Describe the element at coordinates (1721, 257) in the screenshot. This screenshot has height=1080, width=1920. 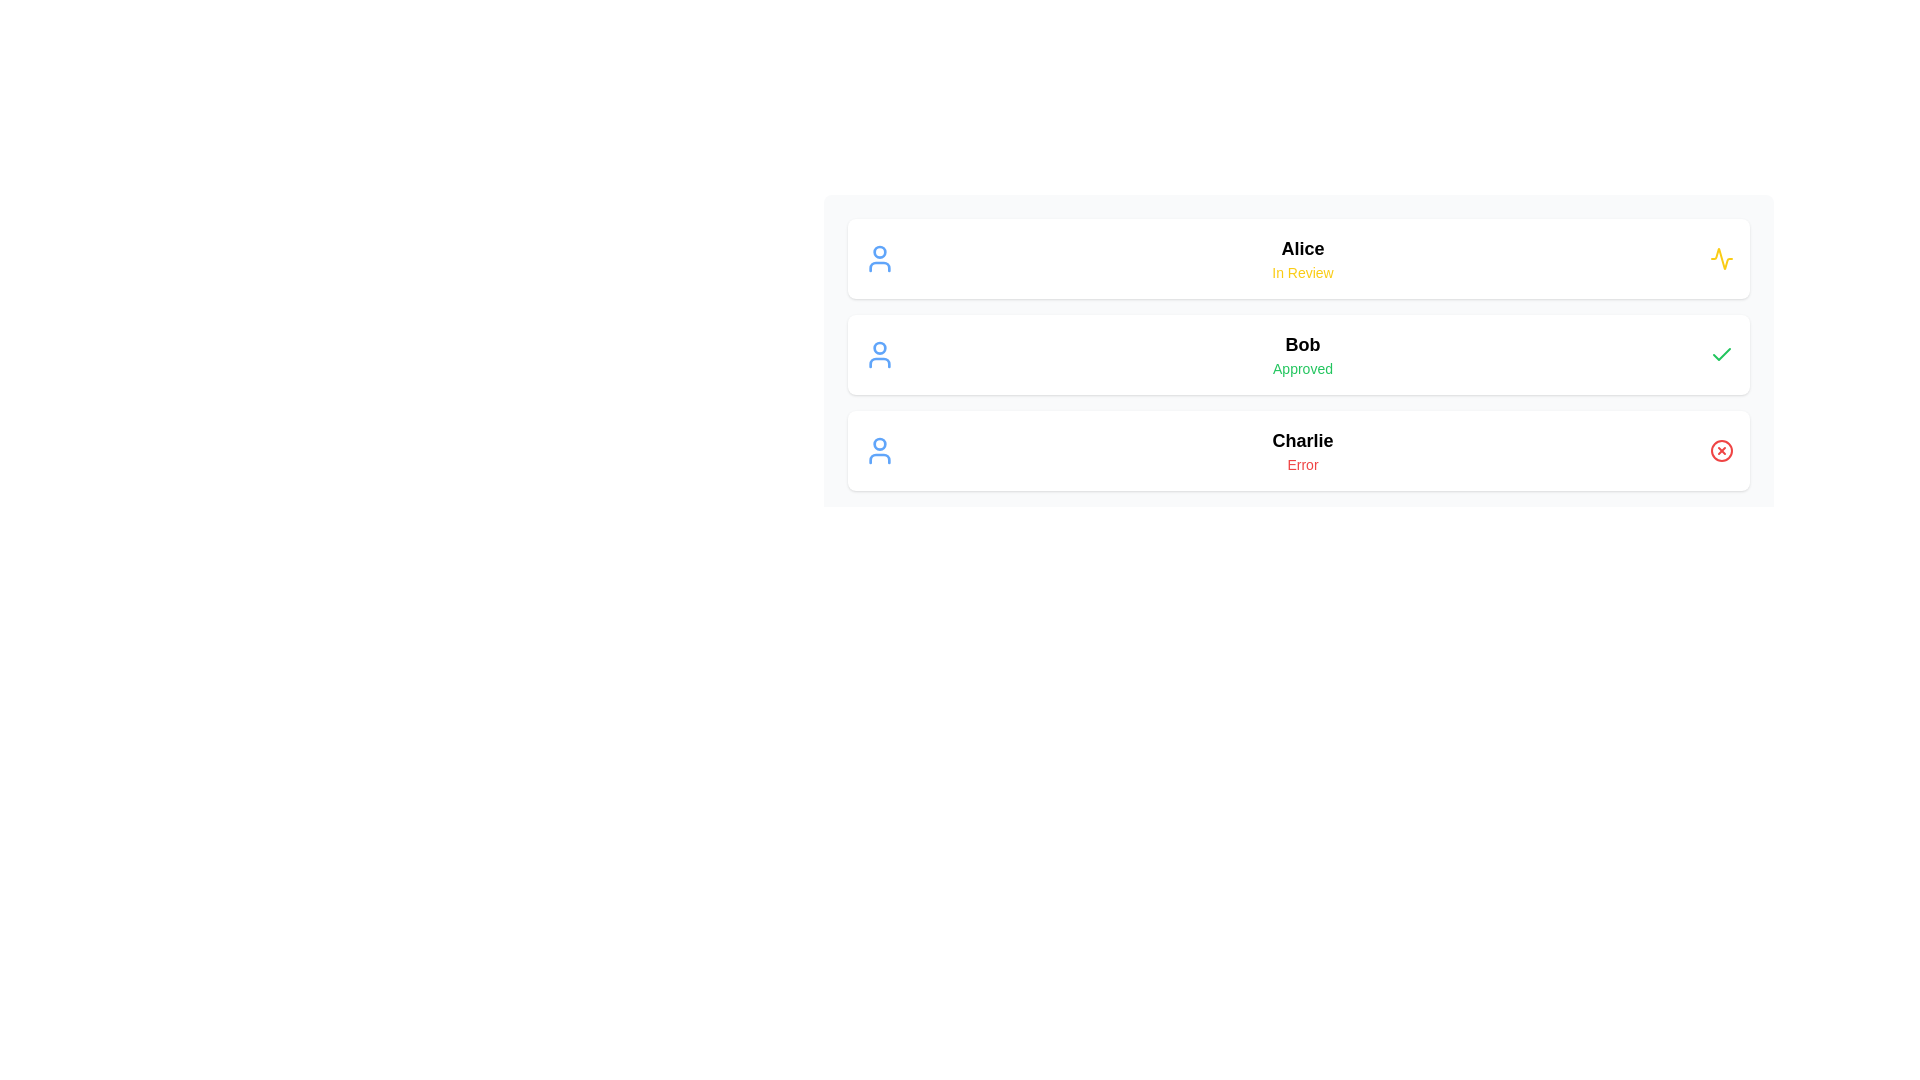
I see `the 'In Review' status indicator icon located on the far right side of the 'Alice' row, aligned horizontally with the text 'Alice'` at that location.